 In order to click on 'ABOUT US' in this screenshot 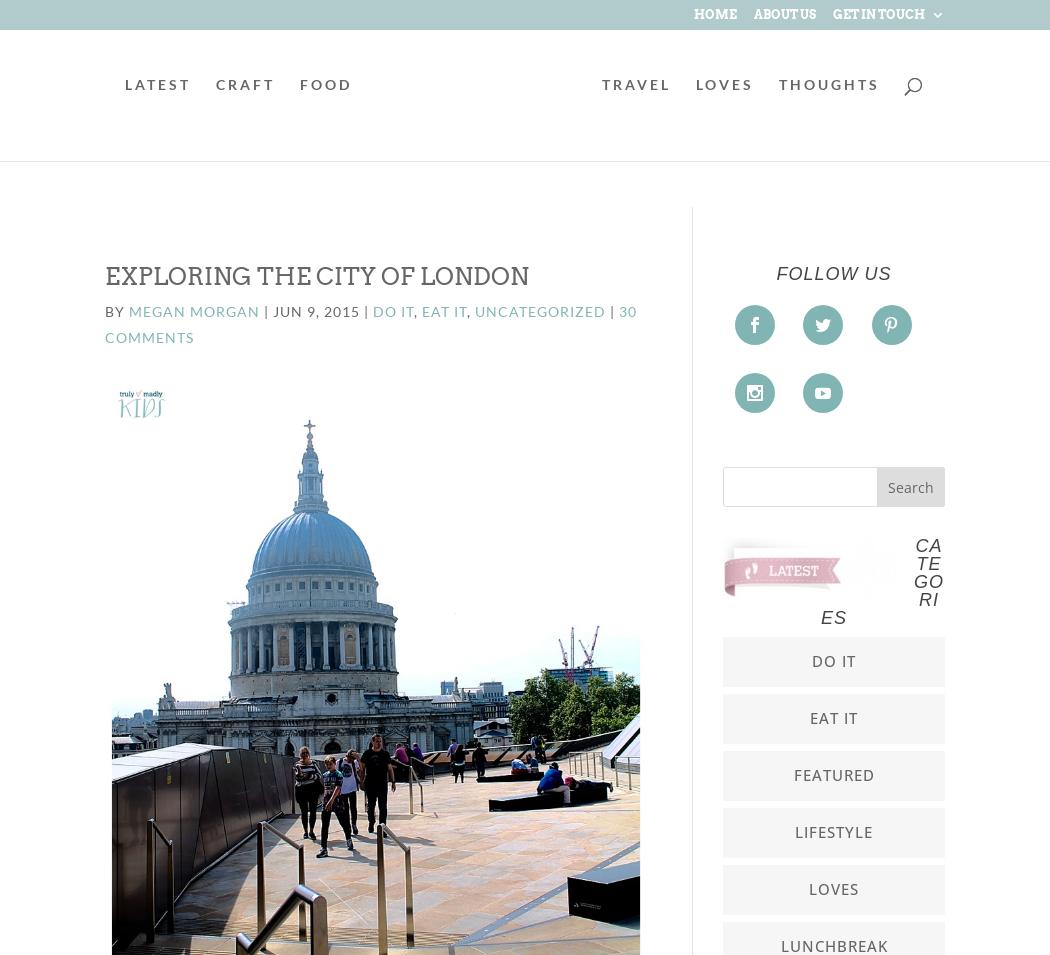, I will do `click(784, 13)`.